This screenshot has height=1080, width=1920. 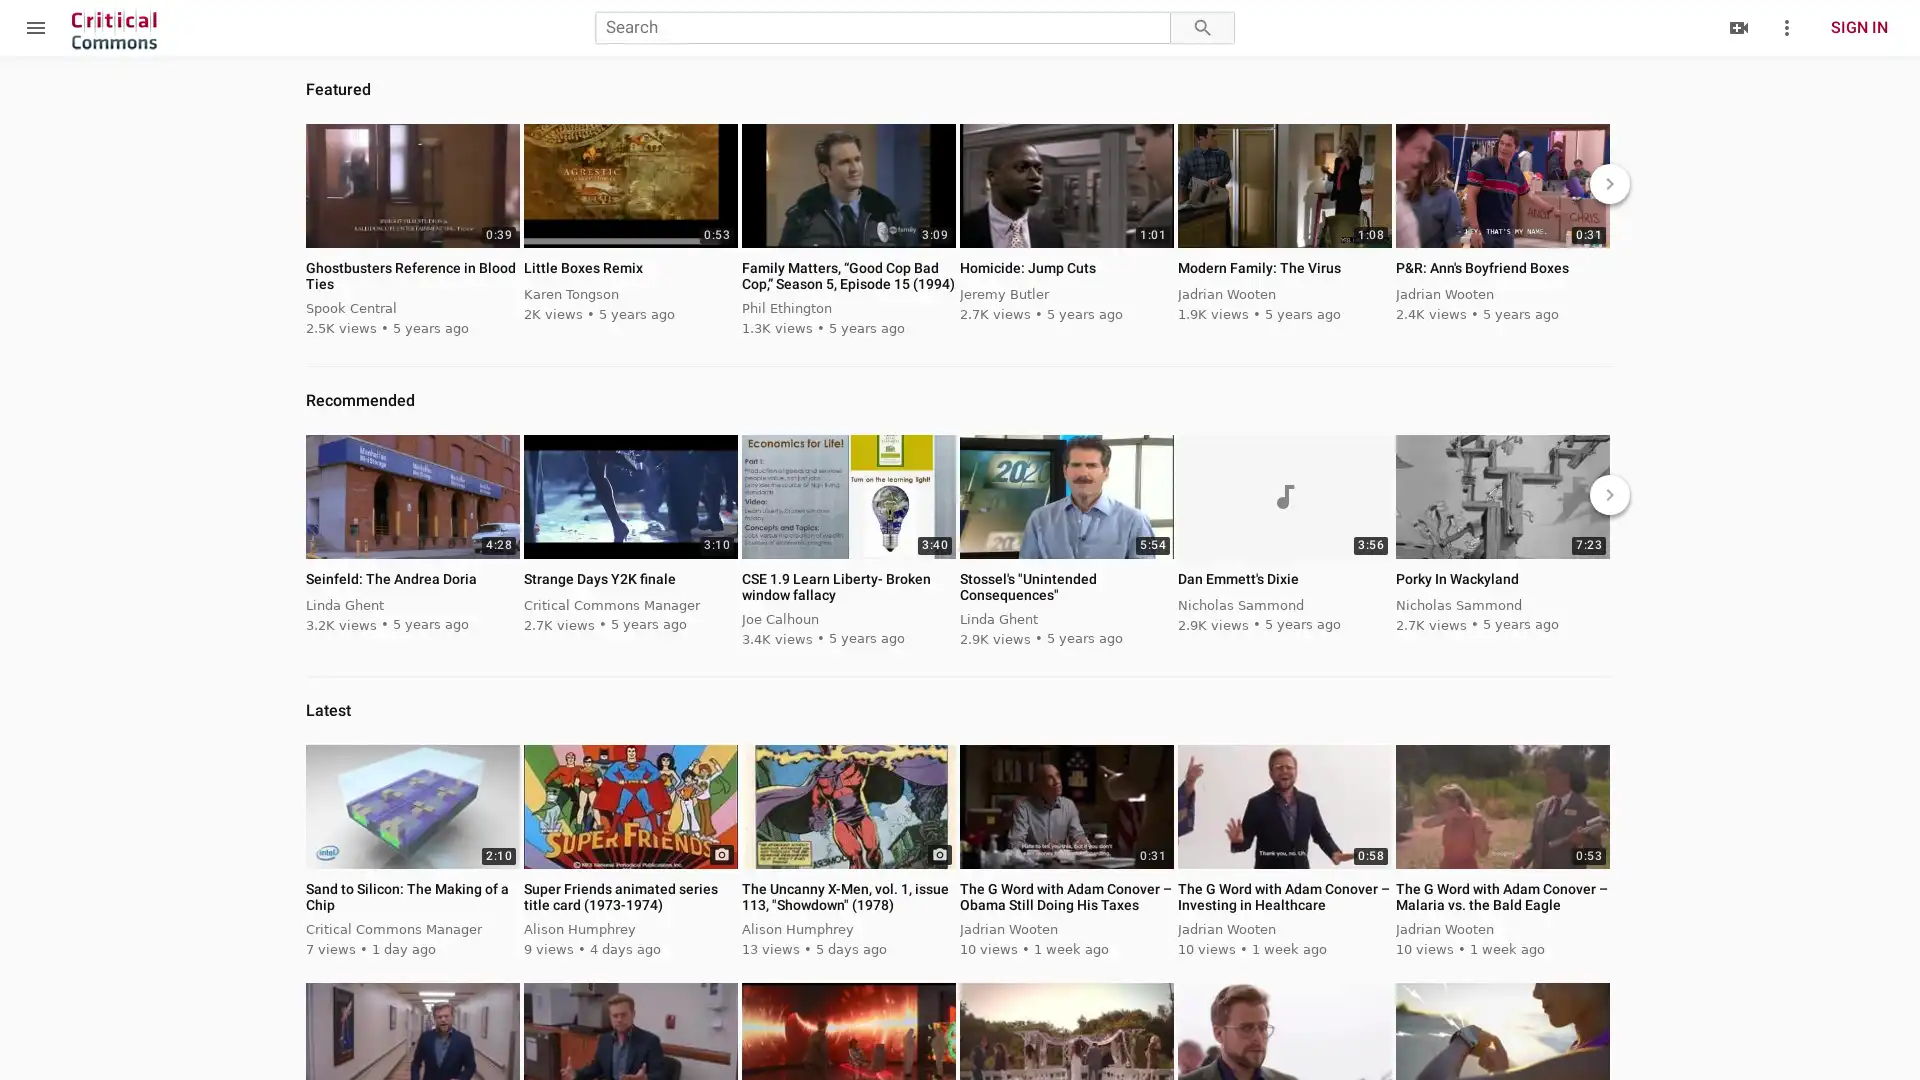 What do you see at coordinates (35, 27) in the screenshot?
I see `menu` at bounding box center [35, 27].